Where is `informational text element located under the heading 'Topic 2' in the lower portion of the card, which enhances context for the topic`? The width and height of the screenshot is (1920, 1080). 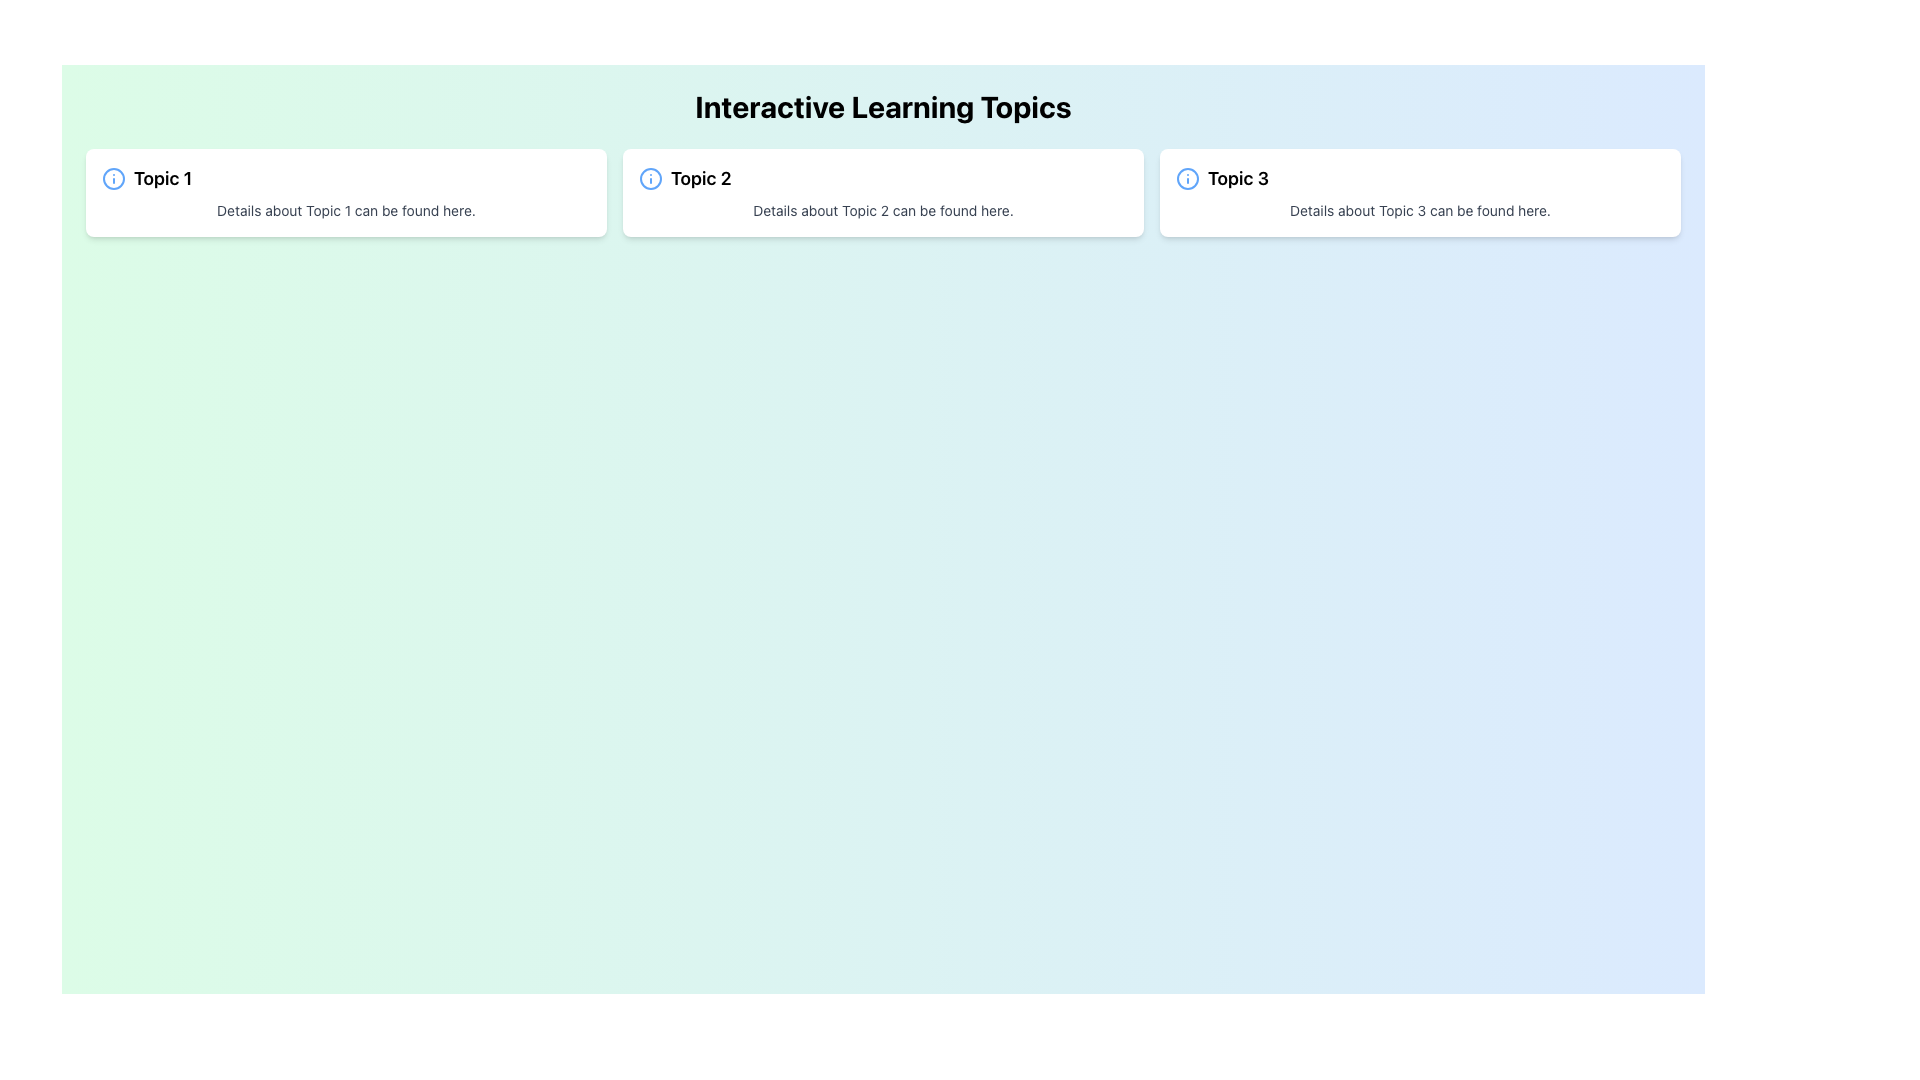
informational text element located under the heading 'Topic 2' in the lower portion of the card, which enhances context for the topic is located at coordinates (882, 211).